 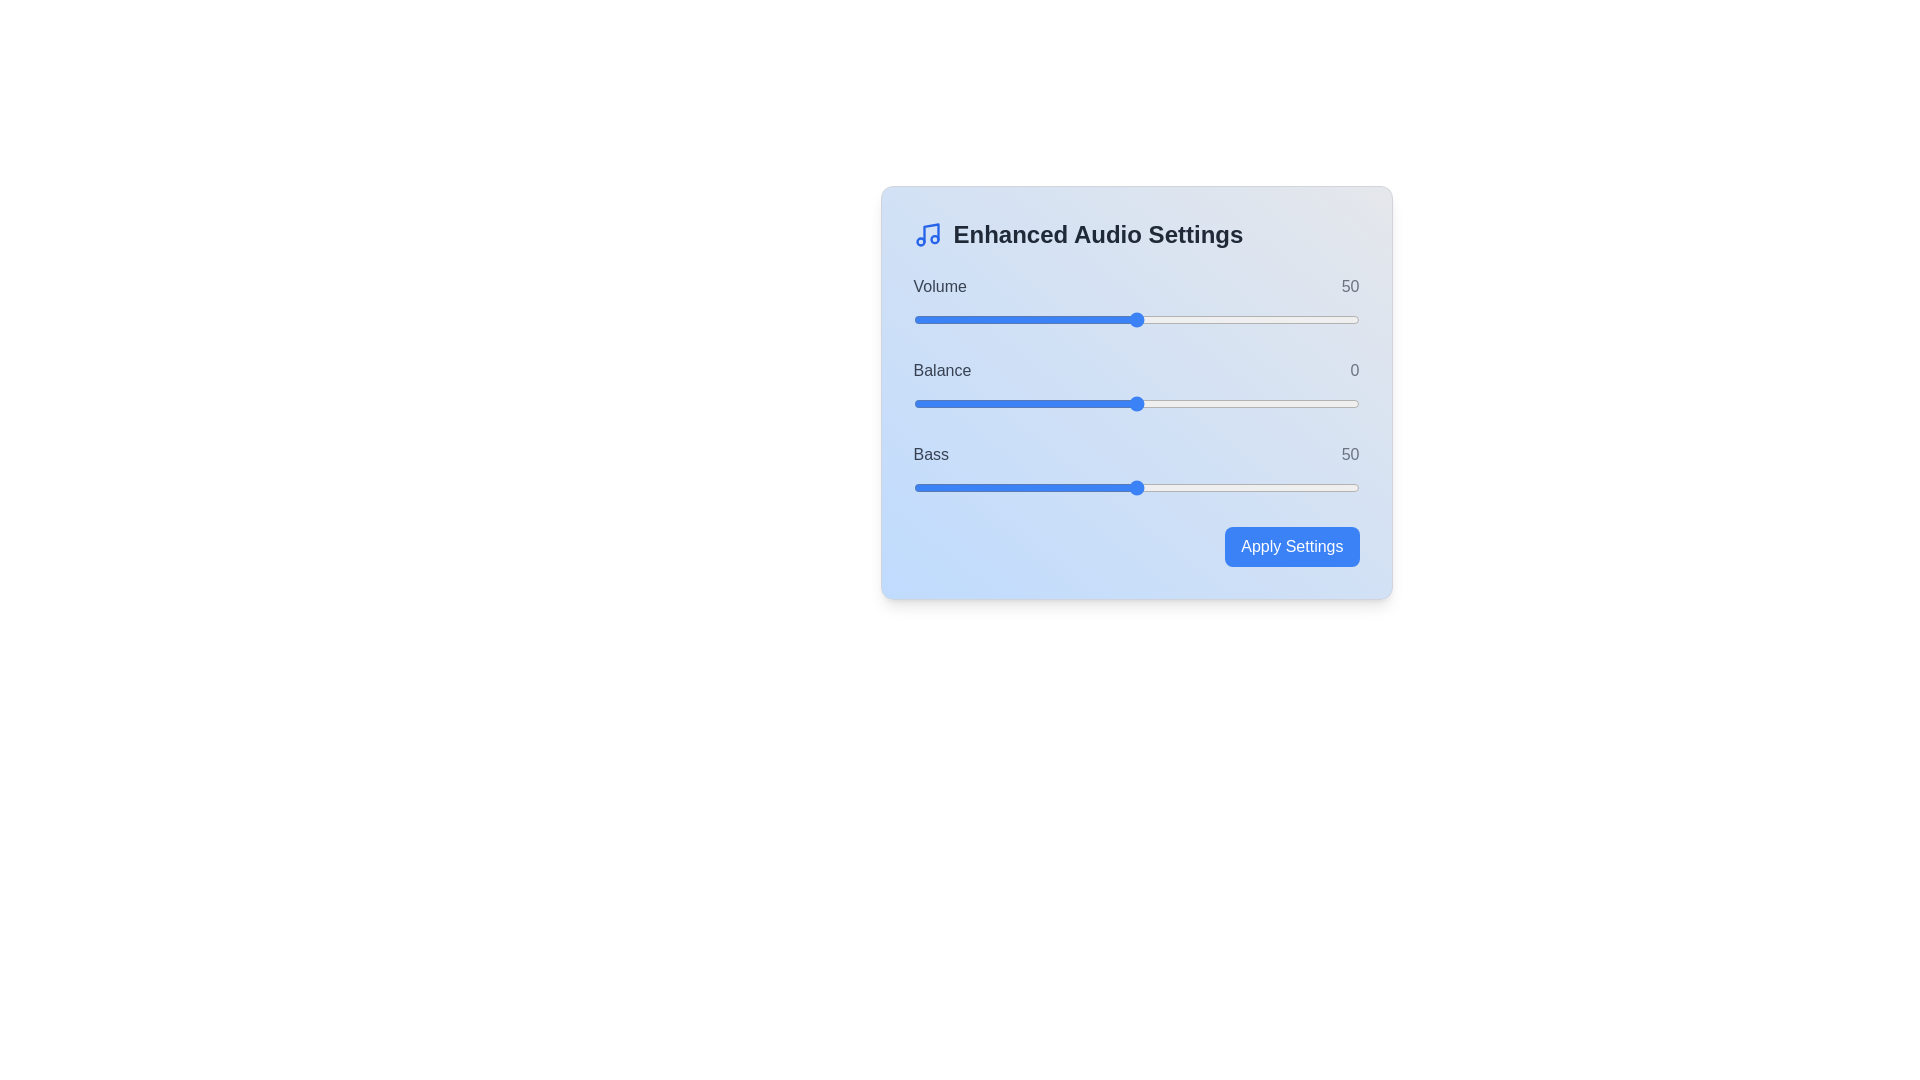 What do you see at coordinates (967, 488) in the screenshot?
I see `the bass slider to 12 percent` at bounding box center [967, 488].